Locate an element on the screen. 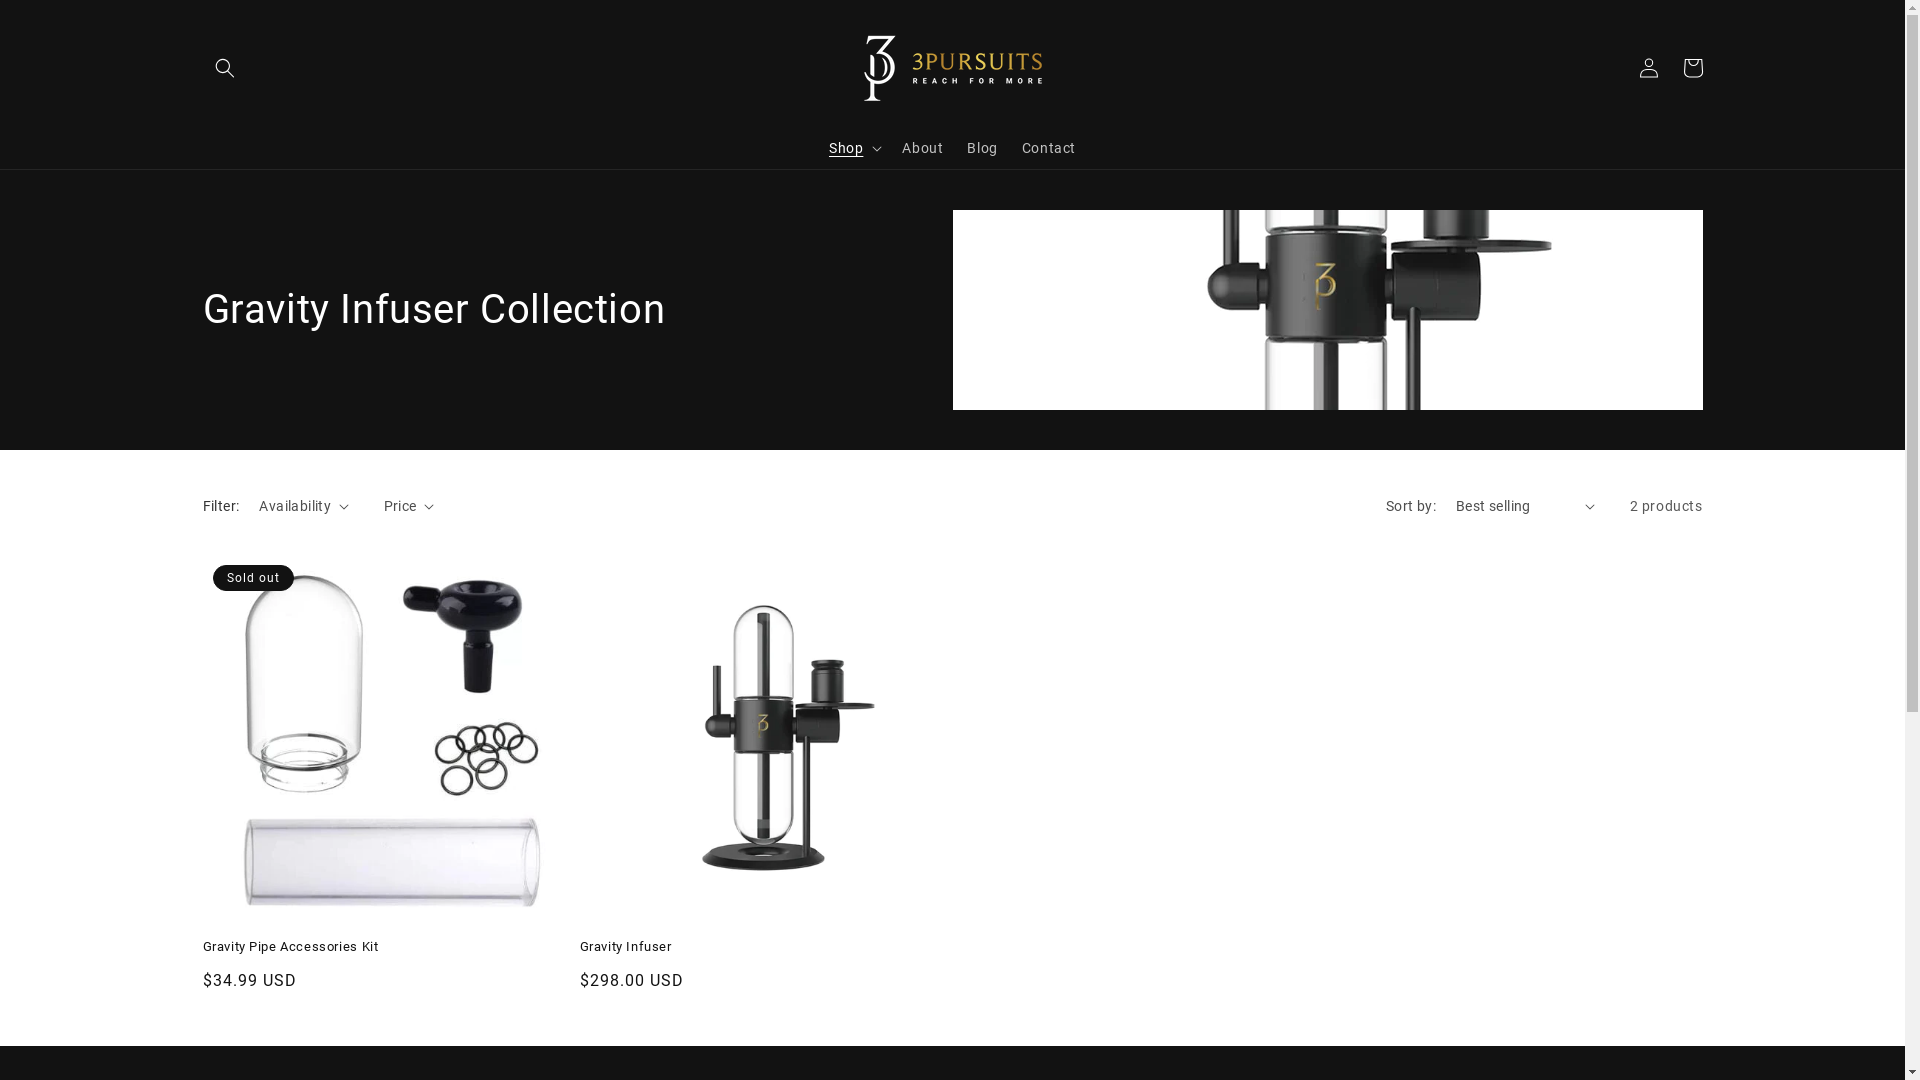  'Gravity Pipe Accessories Kit' is located at coordinates (386, 946).